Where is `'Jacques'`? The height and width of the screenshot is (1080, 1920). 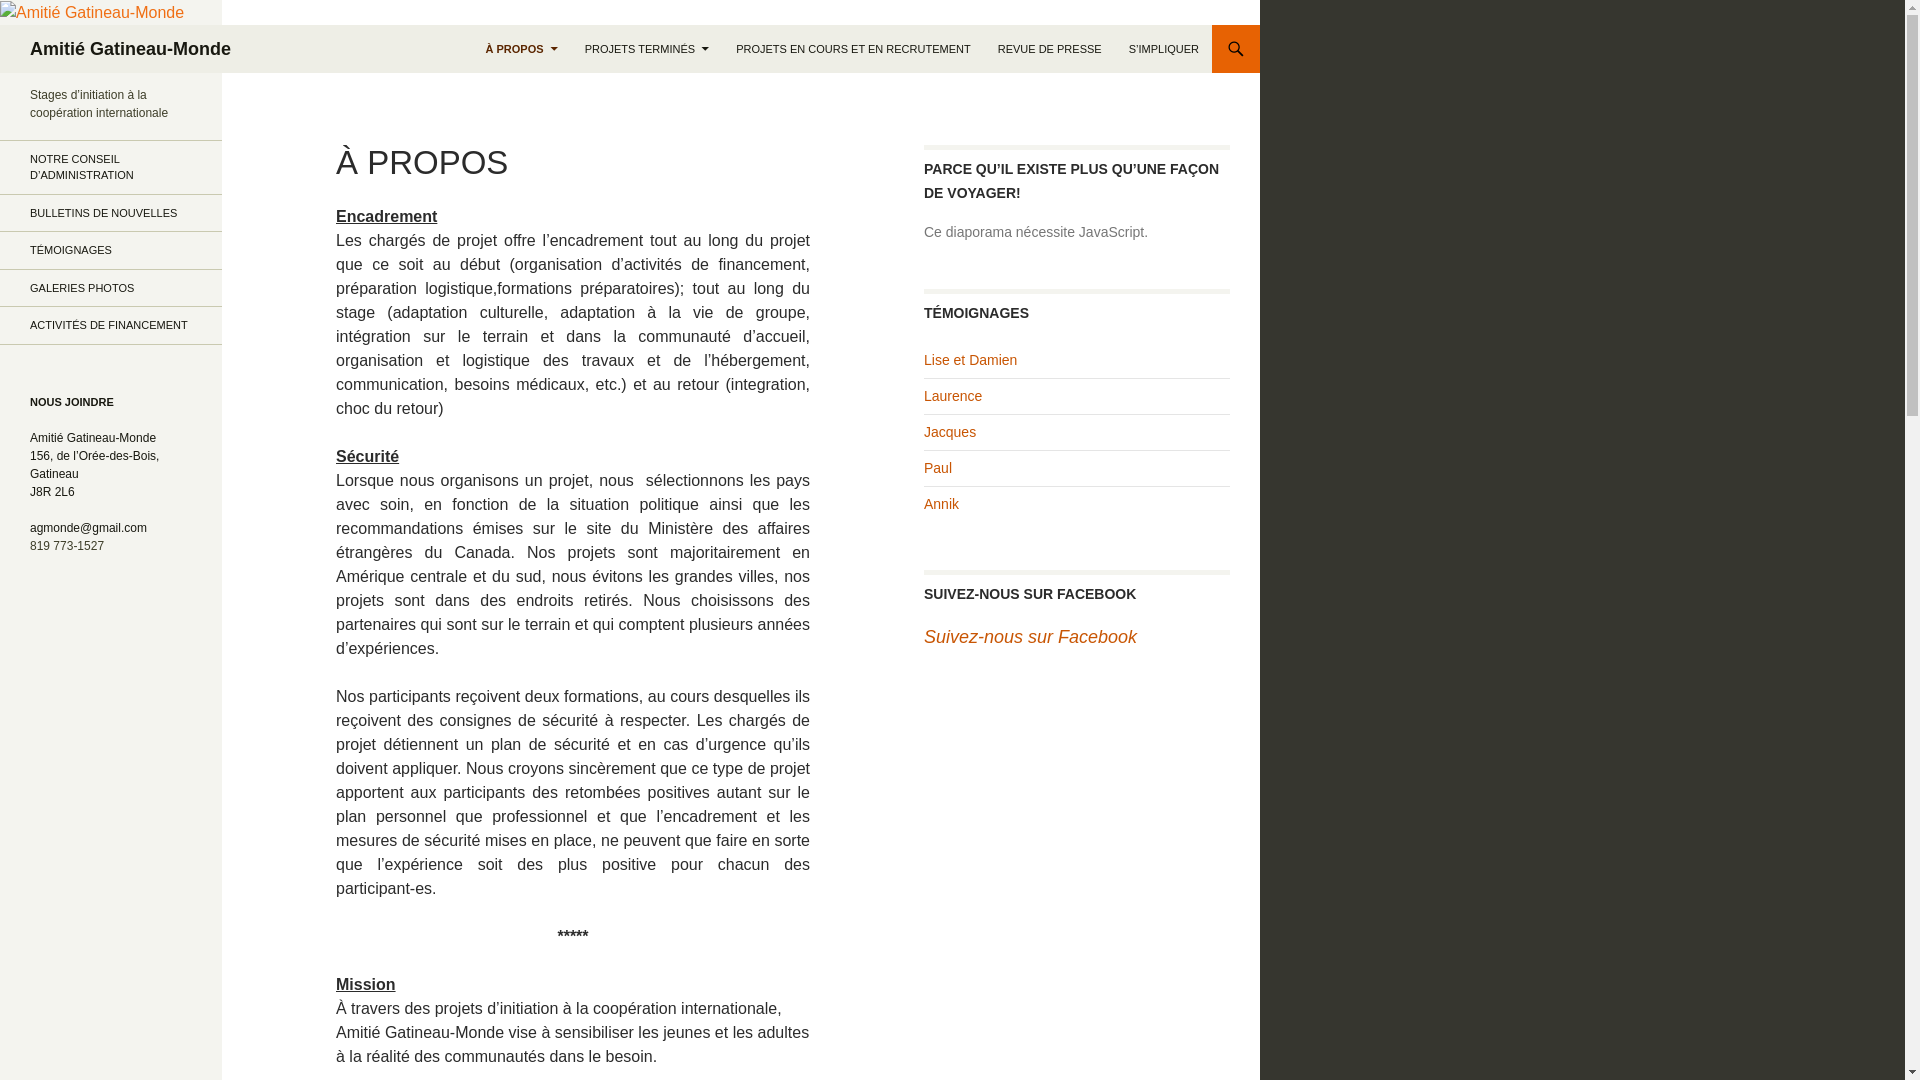 'Jacques' is located at coordinates (949, 431).